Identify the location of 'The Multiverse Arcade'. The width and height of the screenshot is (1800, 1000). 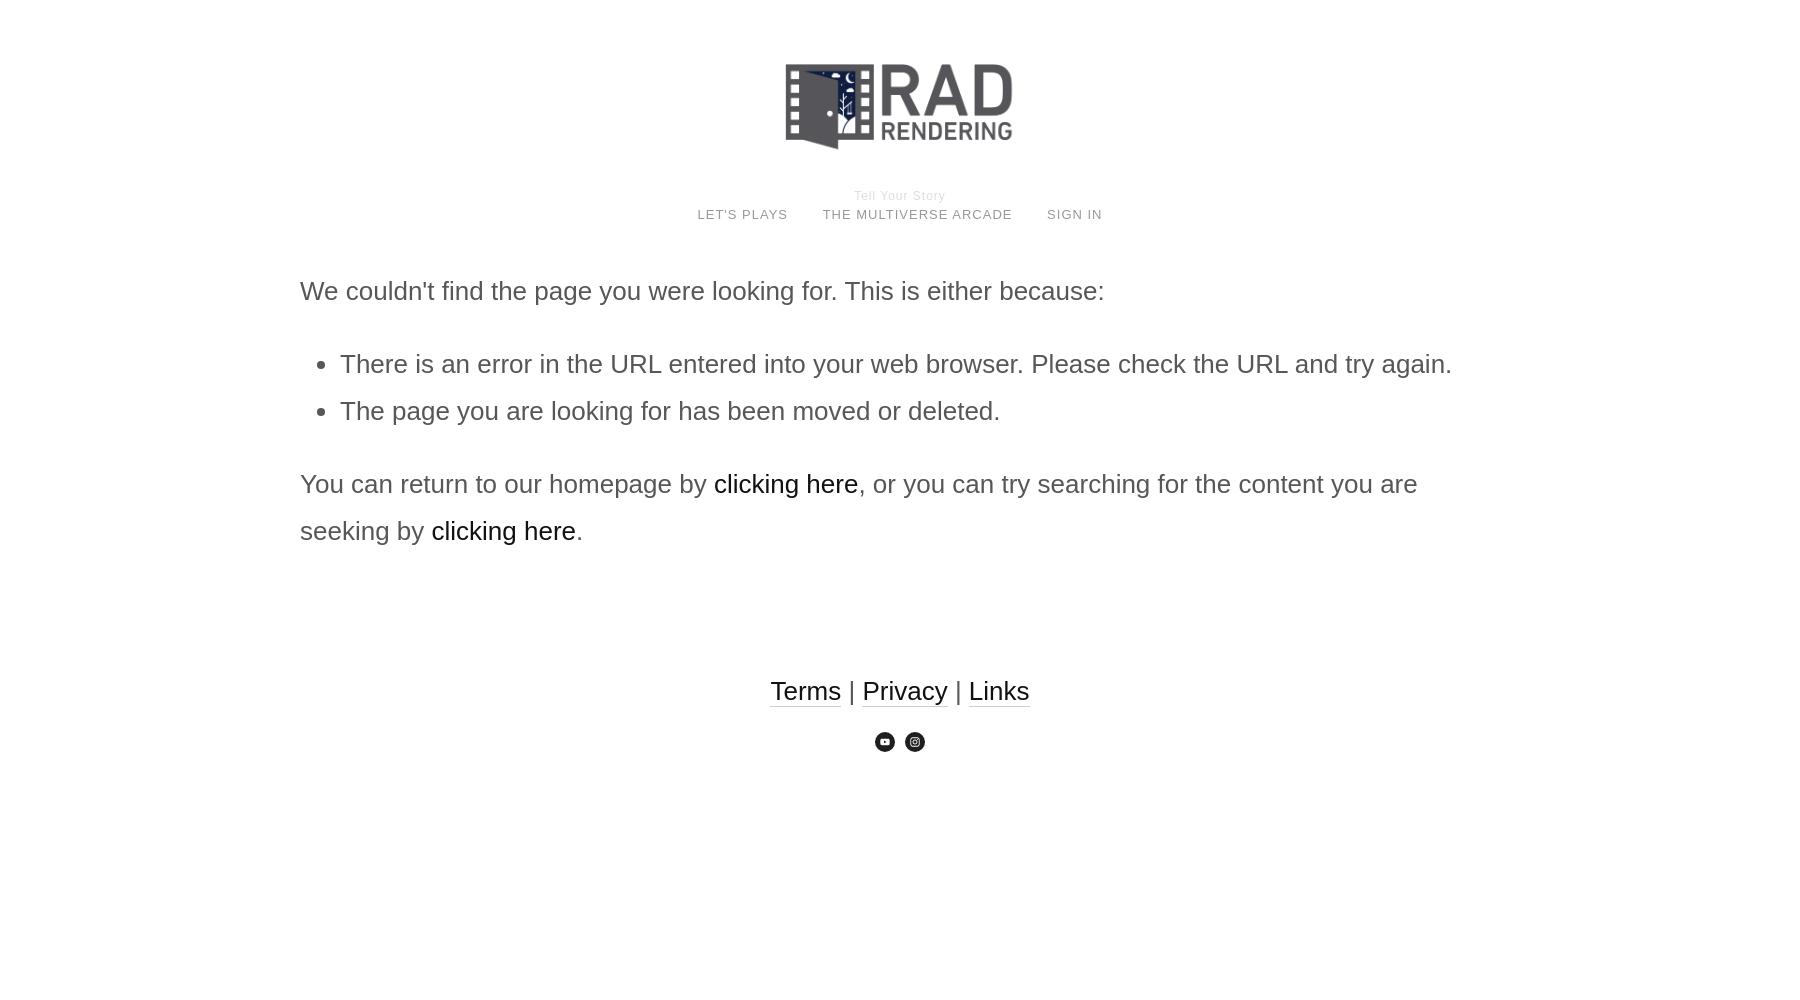
(915, 212).